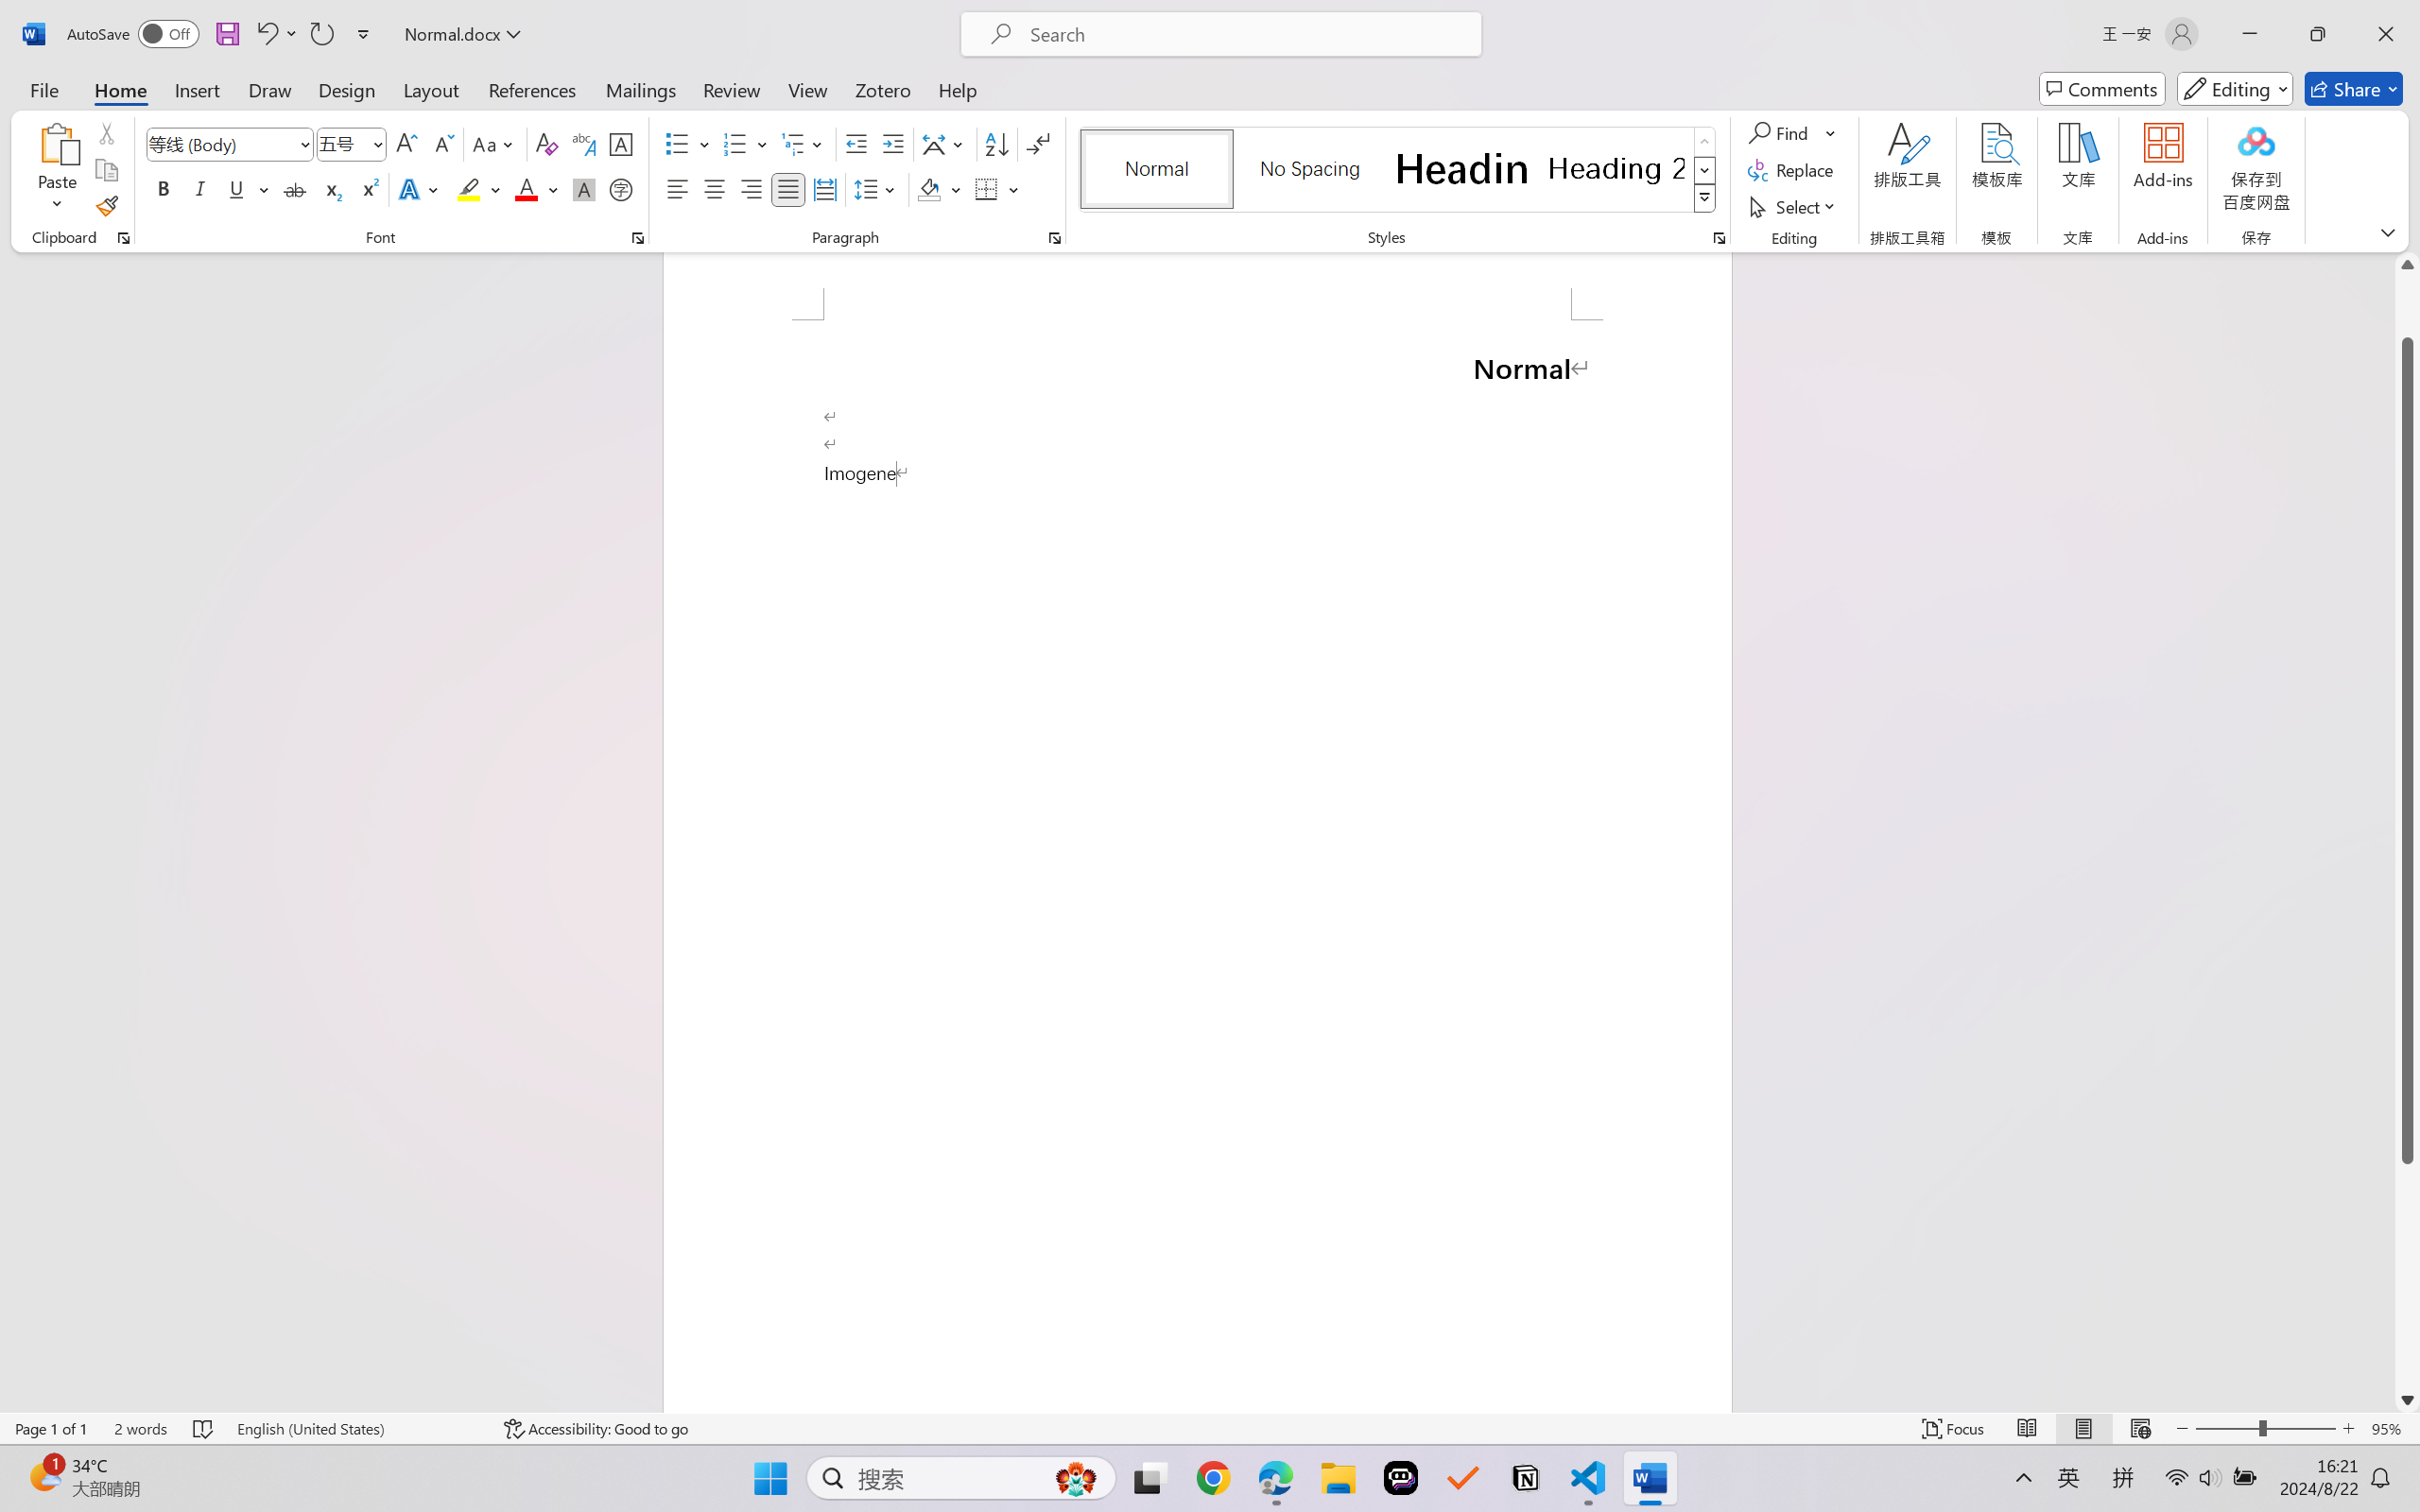 The image size is (2420, 1512). Describe the element at coordinates (1703, 198) in the screenshot. I see `'Styles'` at that location.